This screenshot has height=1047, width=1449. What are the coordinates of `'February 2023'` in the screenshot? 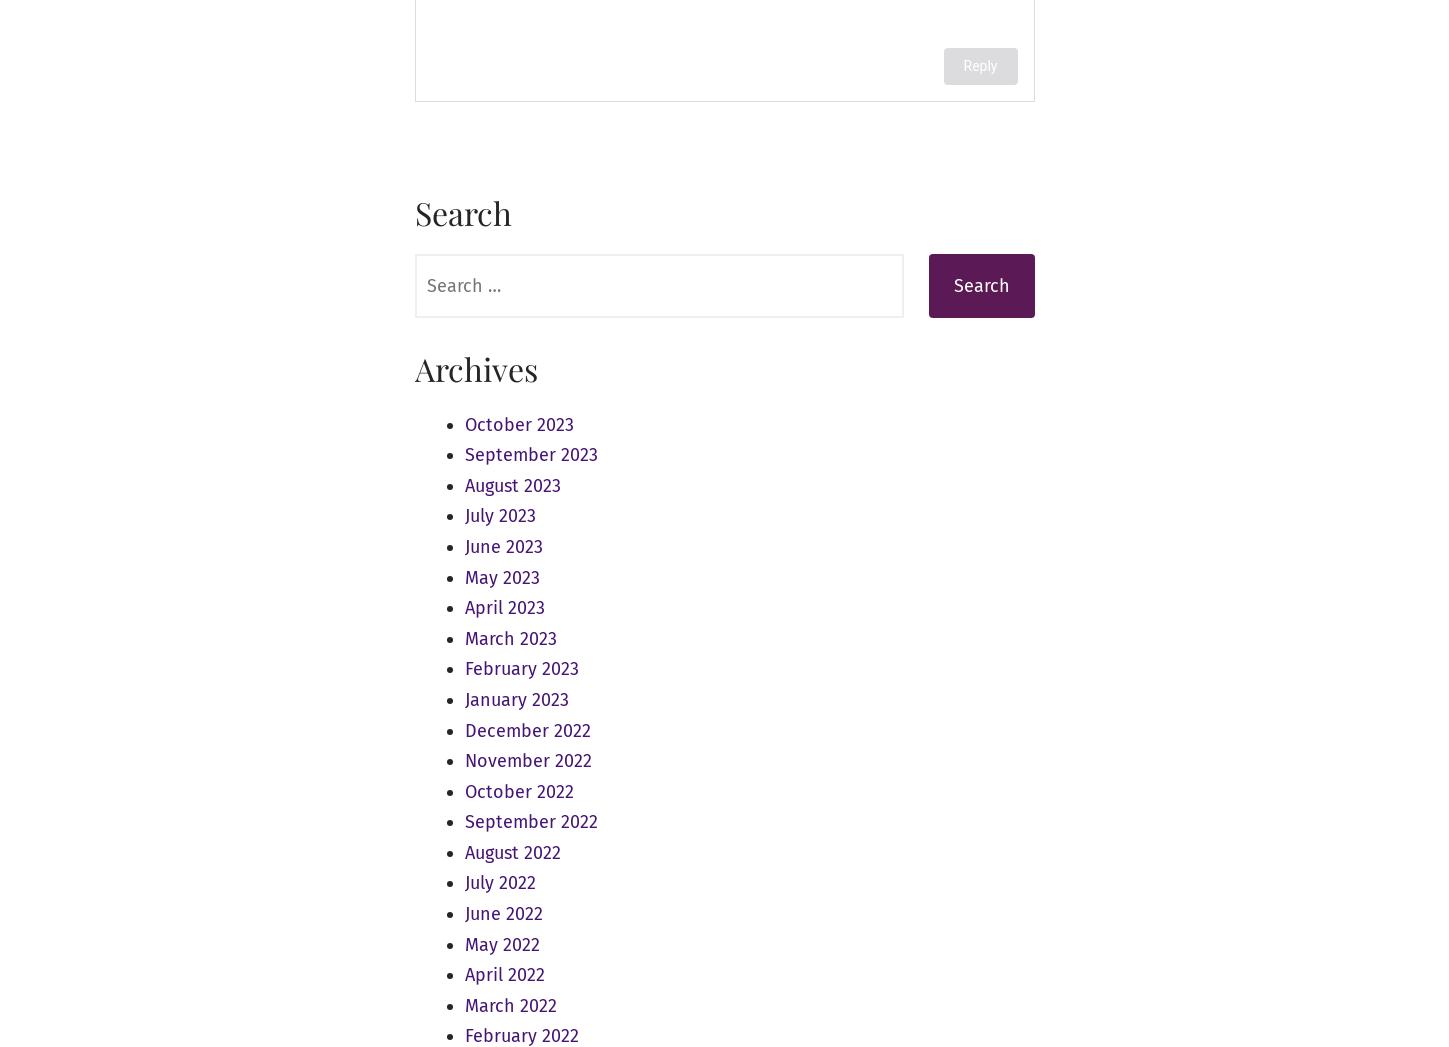 It's located at (520, 668).